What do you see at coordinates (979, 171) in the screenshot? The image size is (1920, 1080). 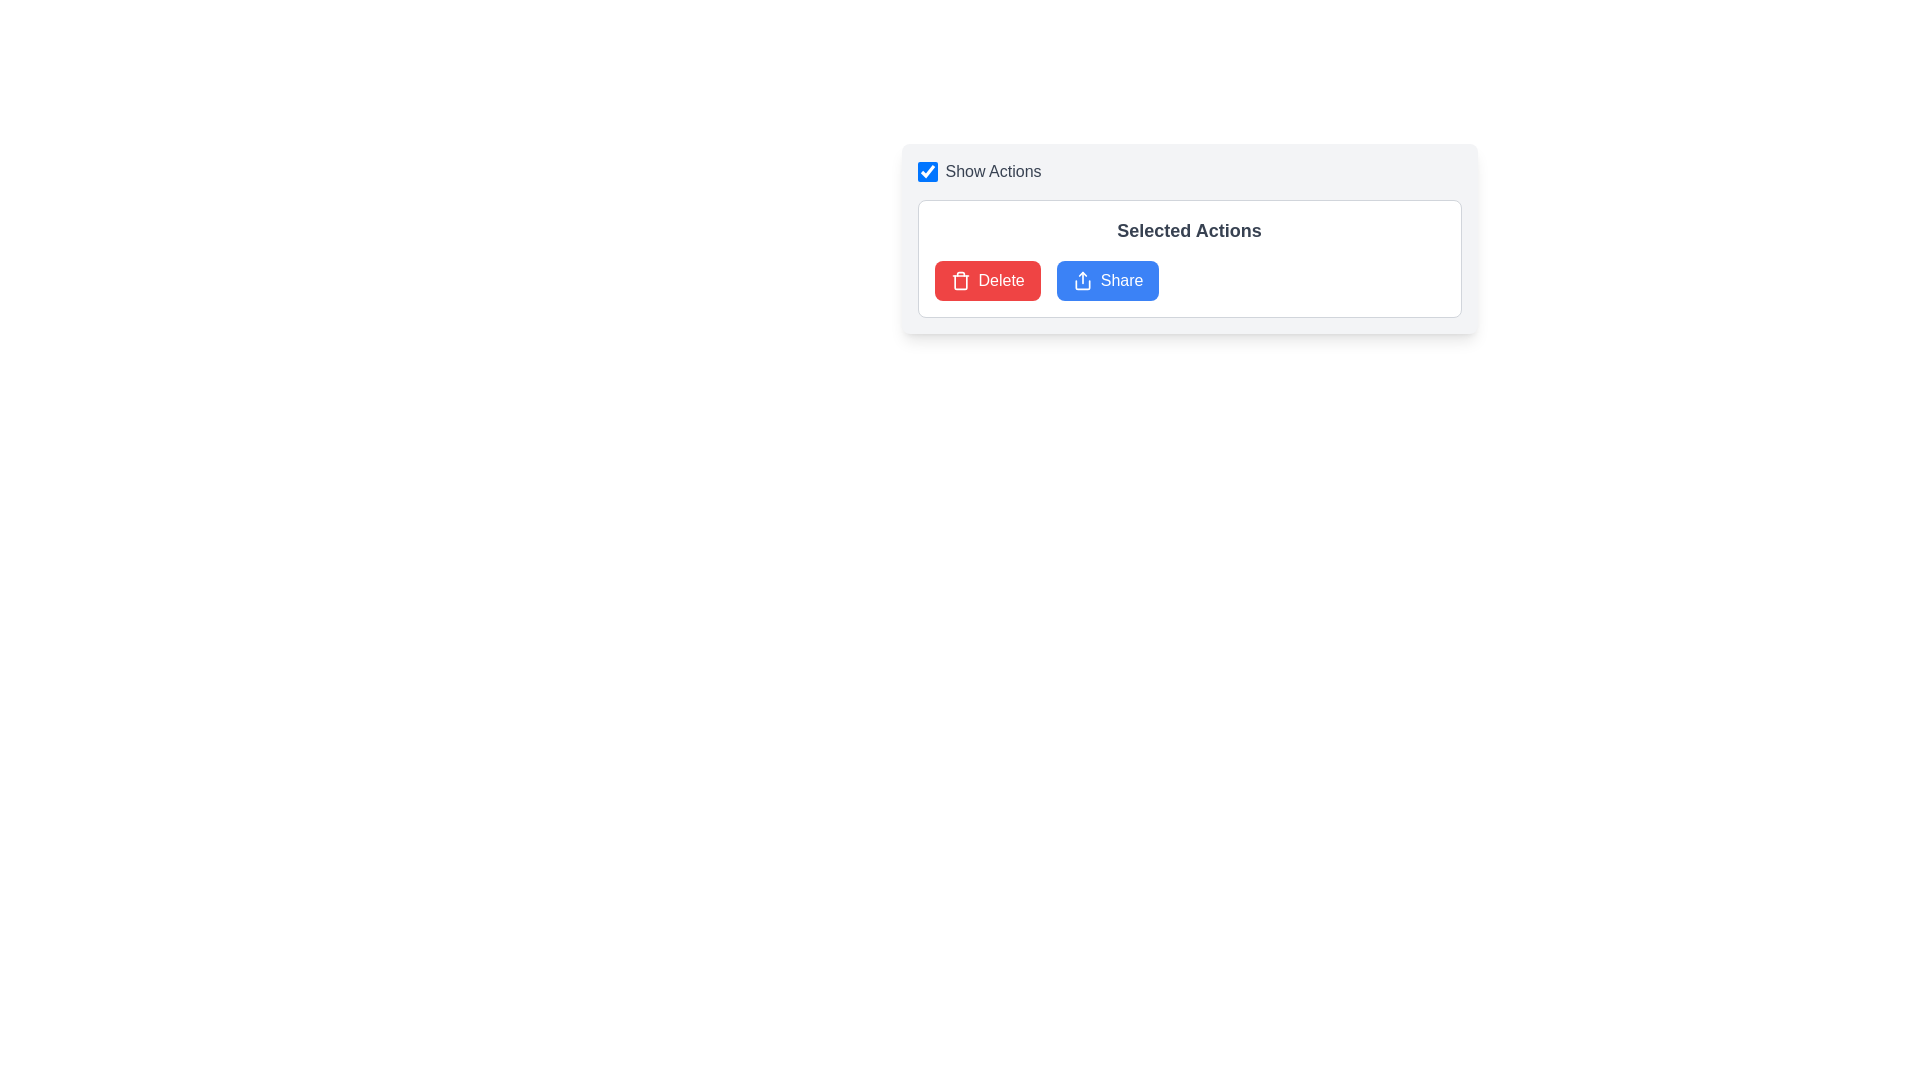 I see `the checkbox labeled 'Show Actions'` at bounding box center [979, 171].